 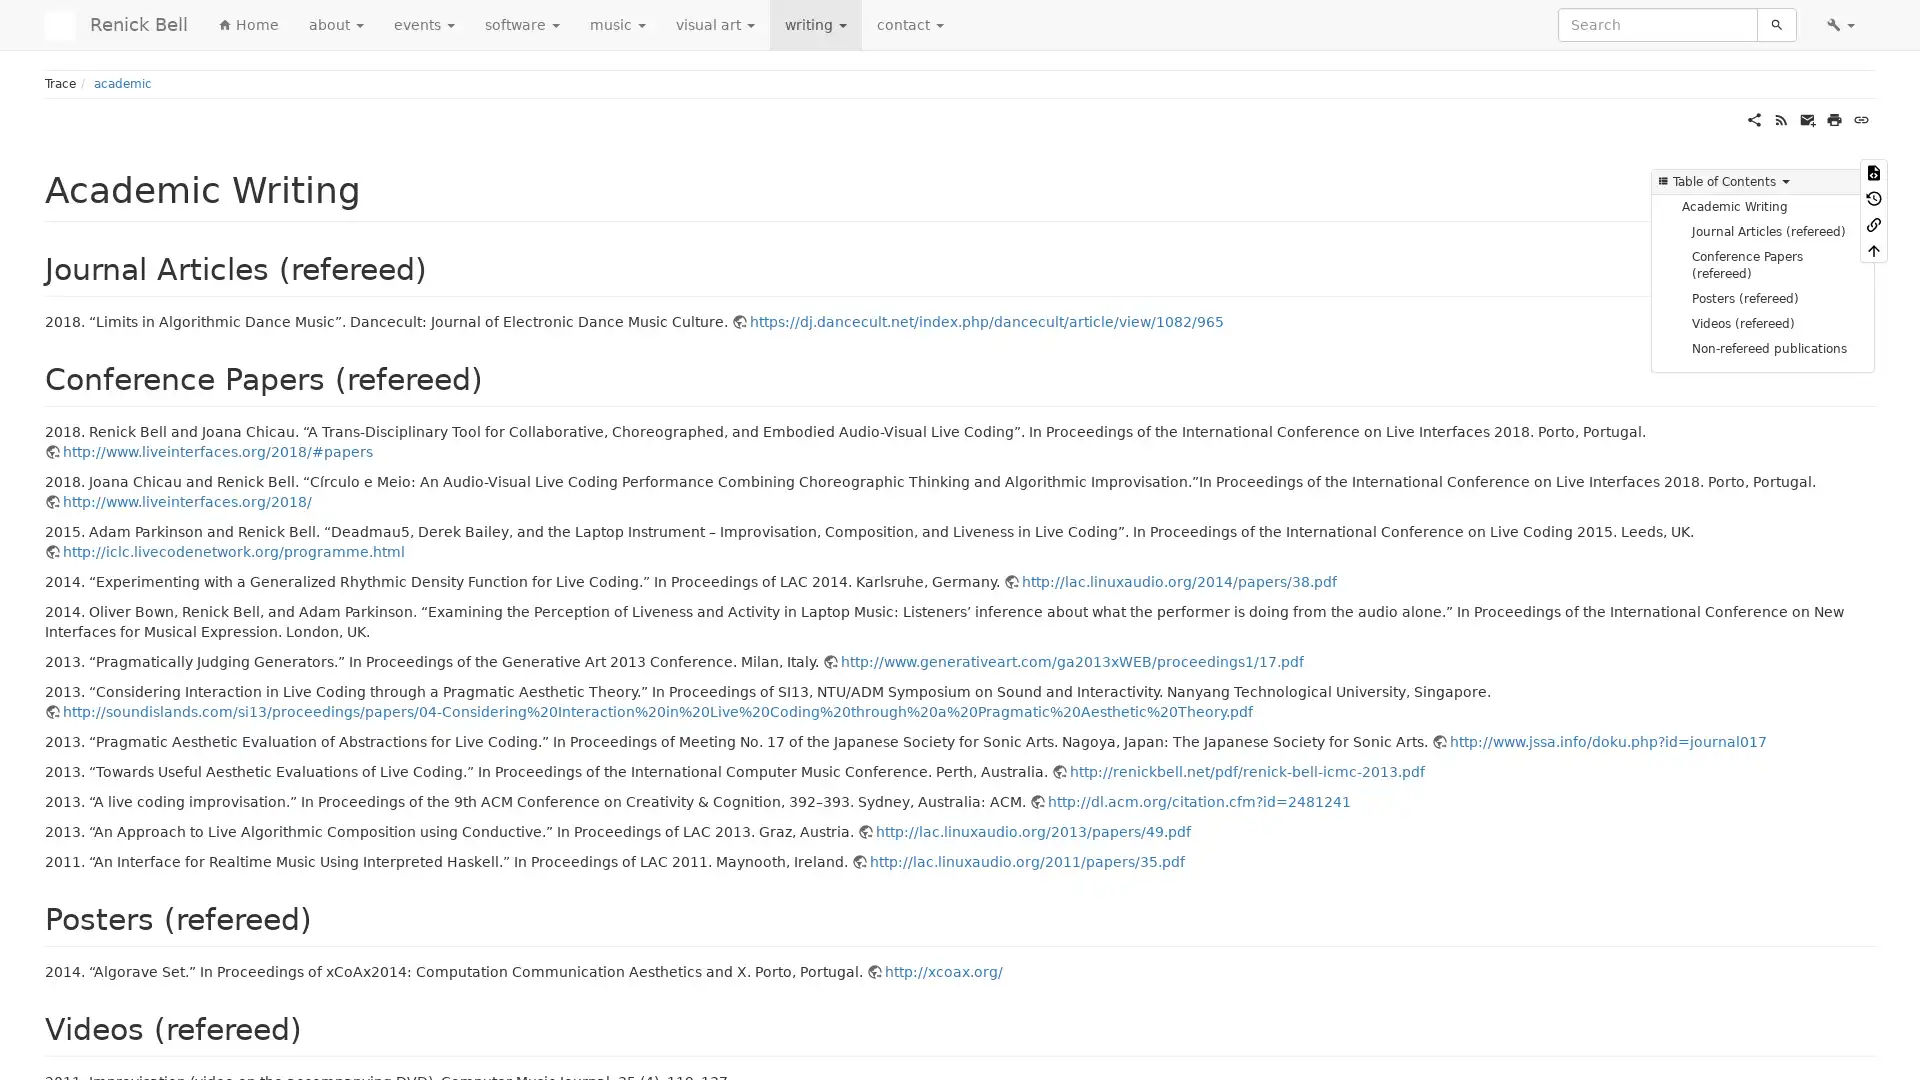 I want to click on Search, so click(x=1776, y=24).